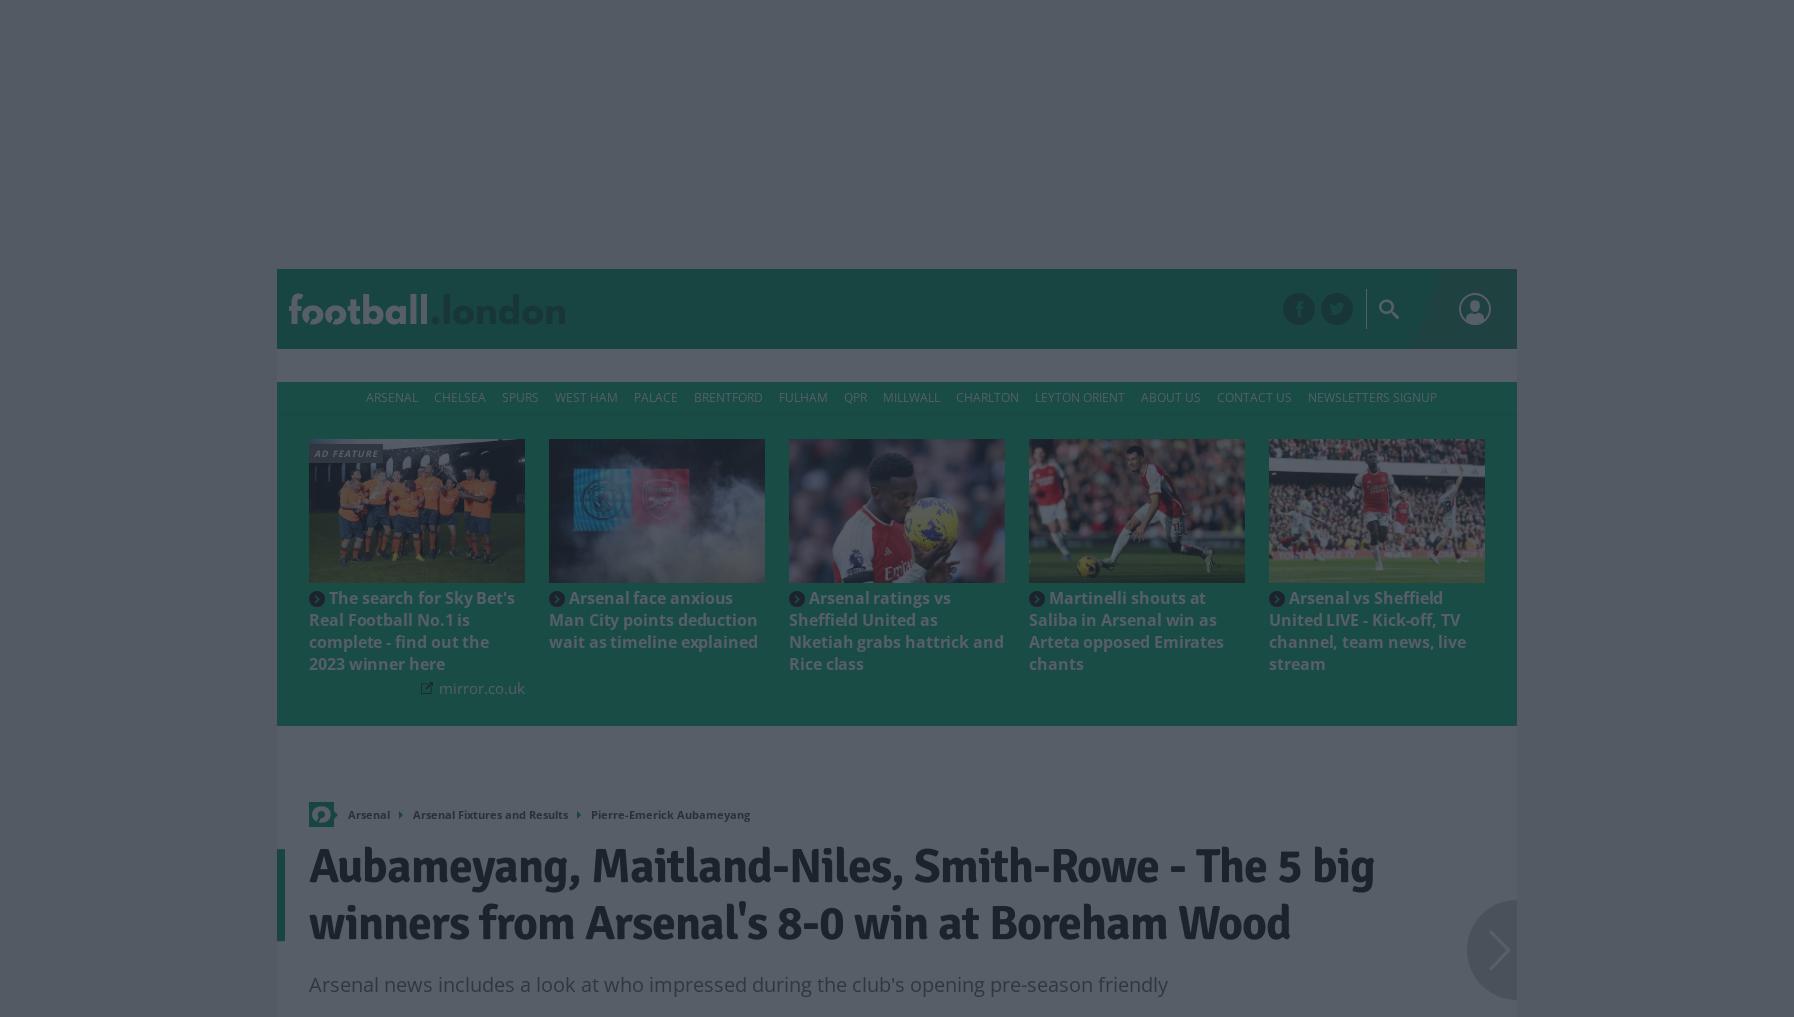  What do you see at coordinates (841, 894) in the screenshot?
I see `'Aubameyang, Maitland-Niles, Smith-Rowe - The 5 big winners from Arsenal's 8-0 win at Boreham Wood'` at bounding box center [841, 894].